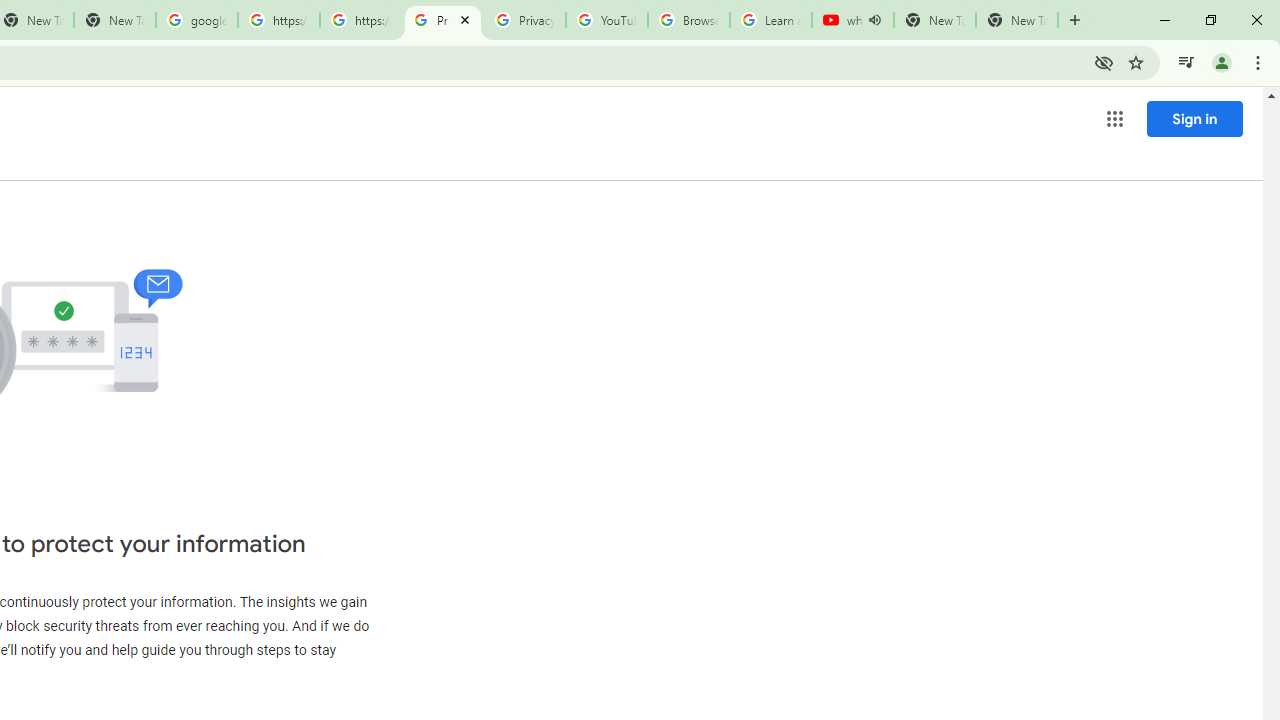  I want to click on 'New Tab', so click(1016, 20).